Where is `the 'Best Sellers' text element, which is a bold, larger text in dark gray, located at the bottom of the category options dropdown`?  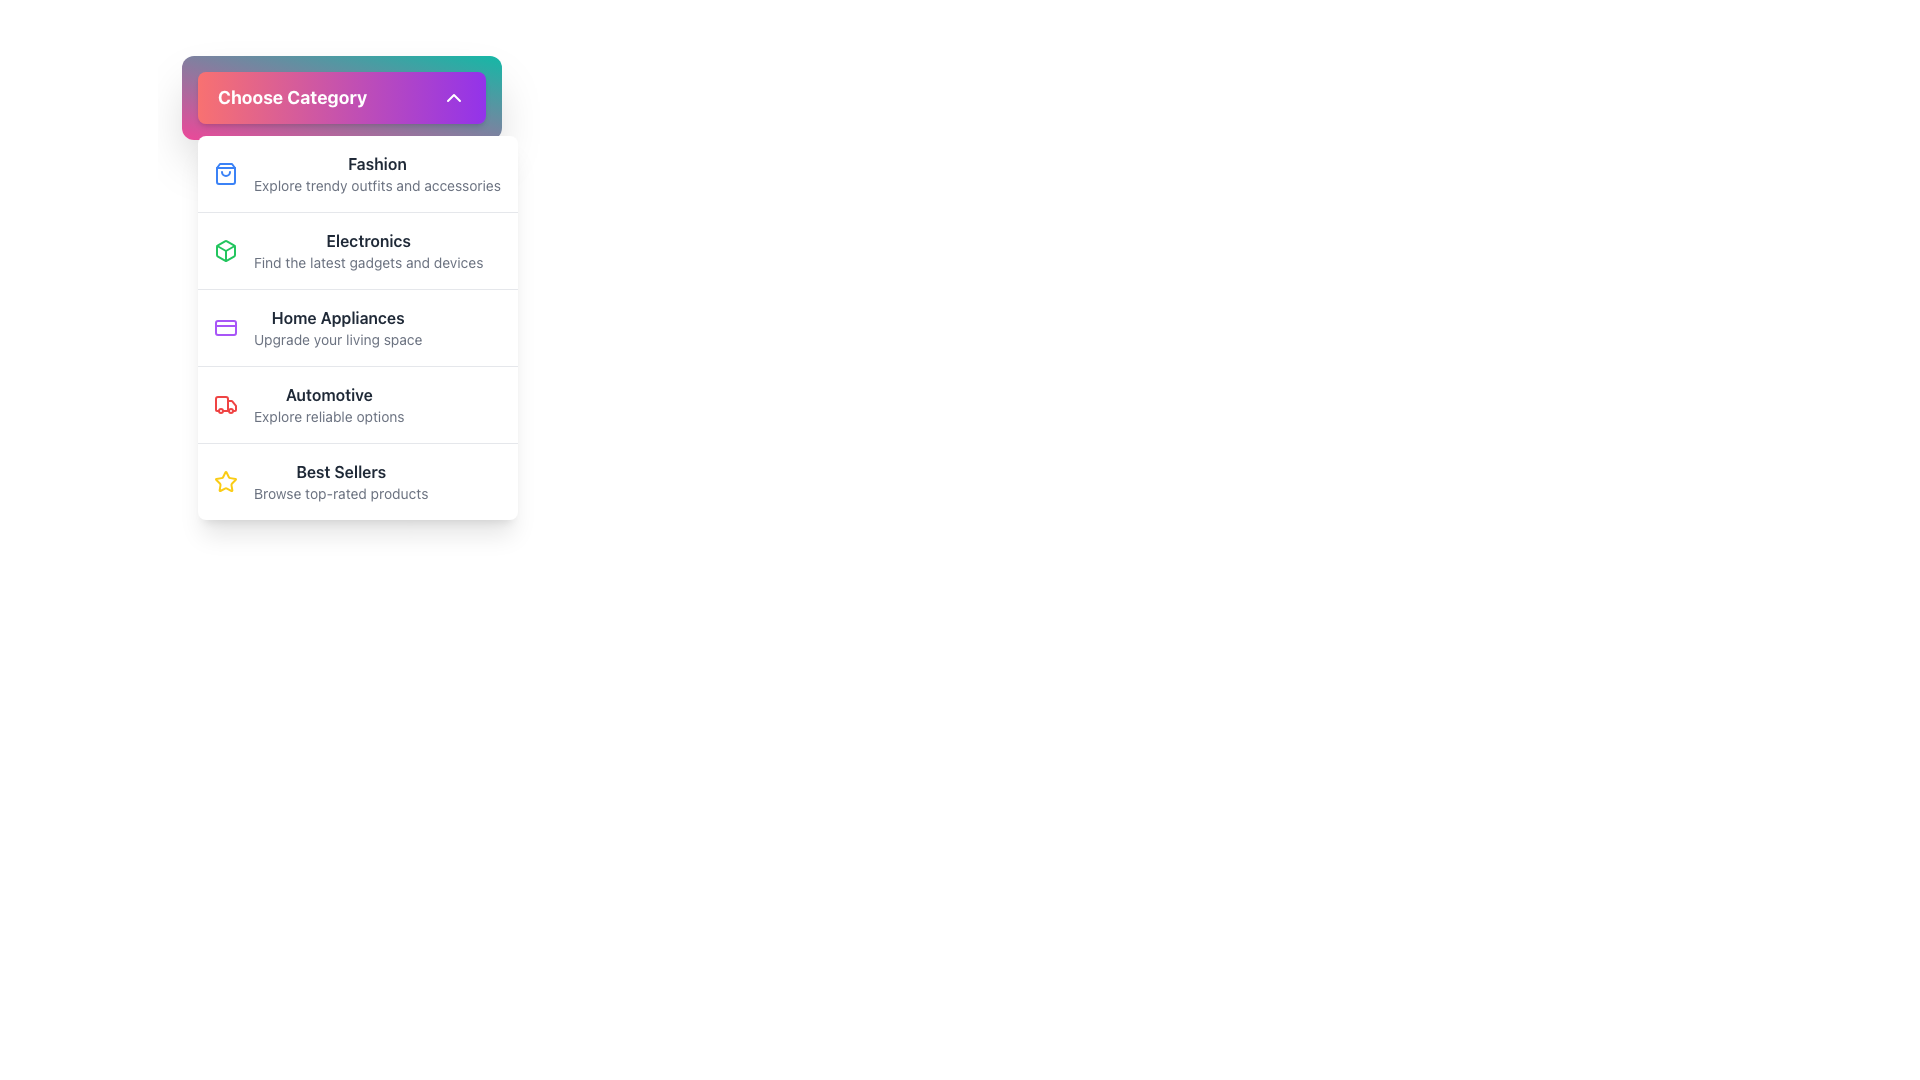 the 'Best Sellers' text element, which is a bold, larger text in dark gray, located at the bottom of the category options dropdown is located at coordinates (341, 482).